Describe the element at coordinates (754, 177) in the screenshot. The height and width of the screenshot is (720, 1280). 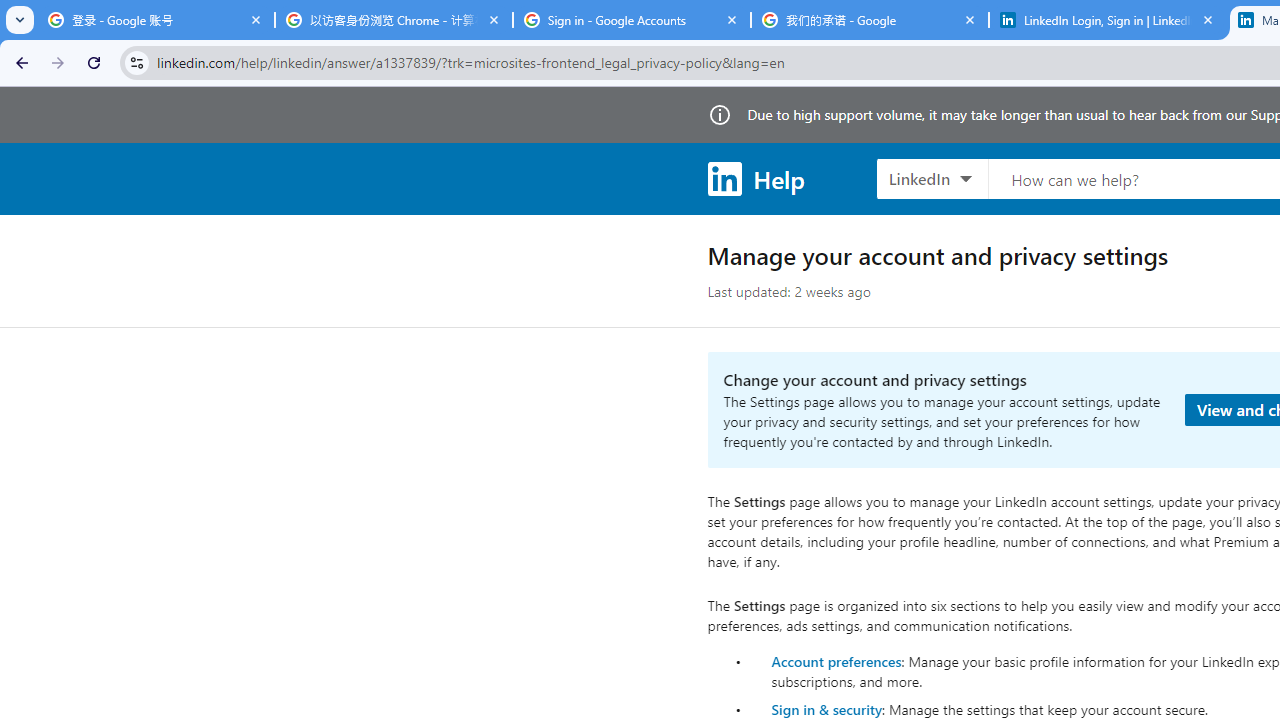
I see `'Help'` at that location.